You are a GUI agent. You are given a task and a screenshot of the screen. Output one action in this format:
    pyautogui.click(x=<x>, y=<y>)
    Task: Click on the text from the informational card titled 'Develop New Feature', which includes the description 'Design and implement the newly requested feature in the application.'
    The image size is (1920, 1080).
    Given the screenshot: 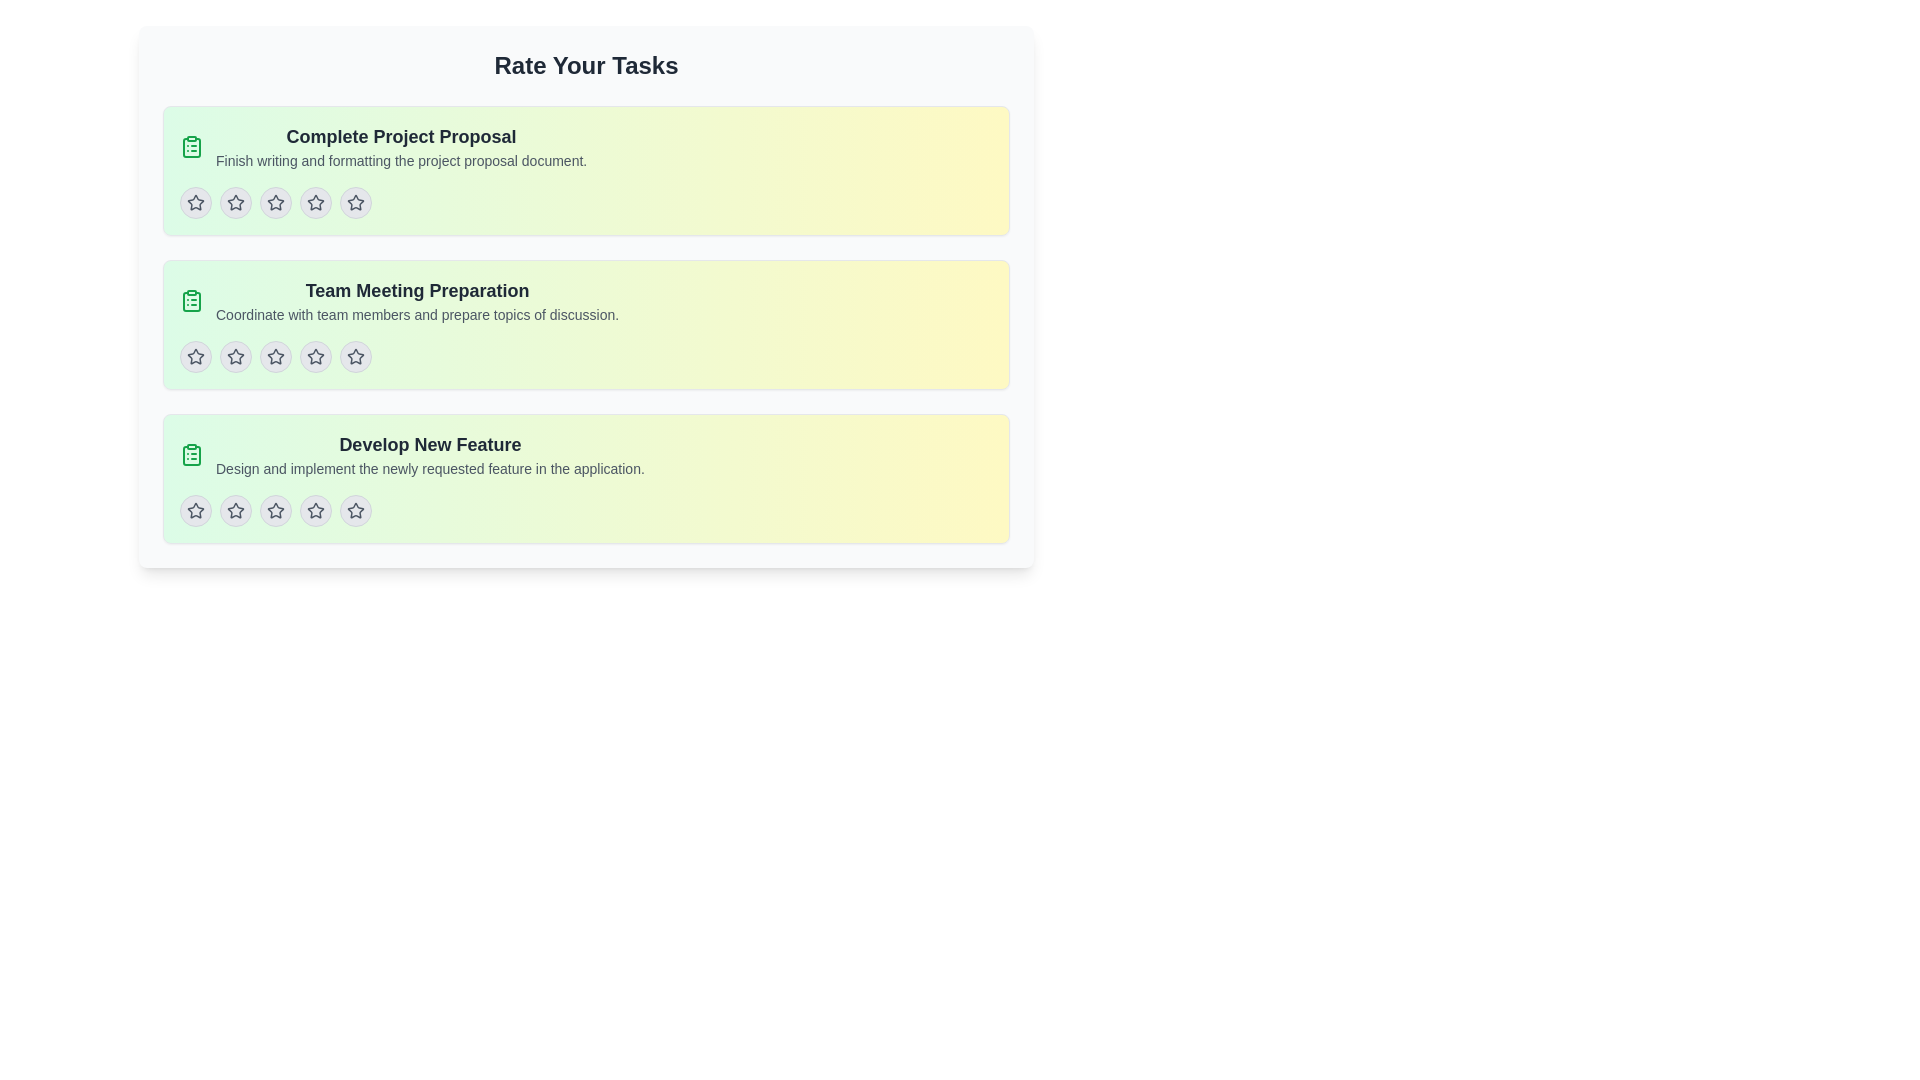 What is the action you would take?
    pyautogui.click(x=585, y=455)
    